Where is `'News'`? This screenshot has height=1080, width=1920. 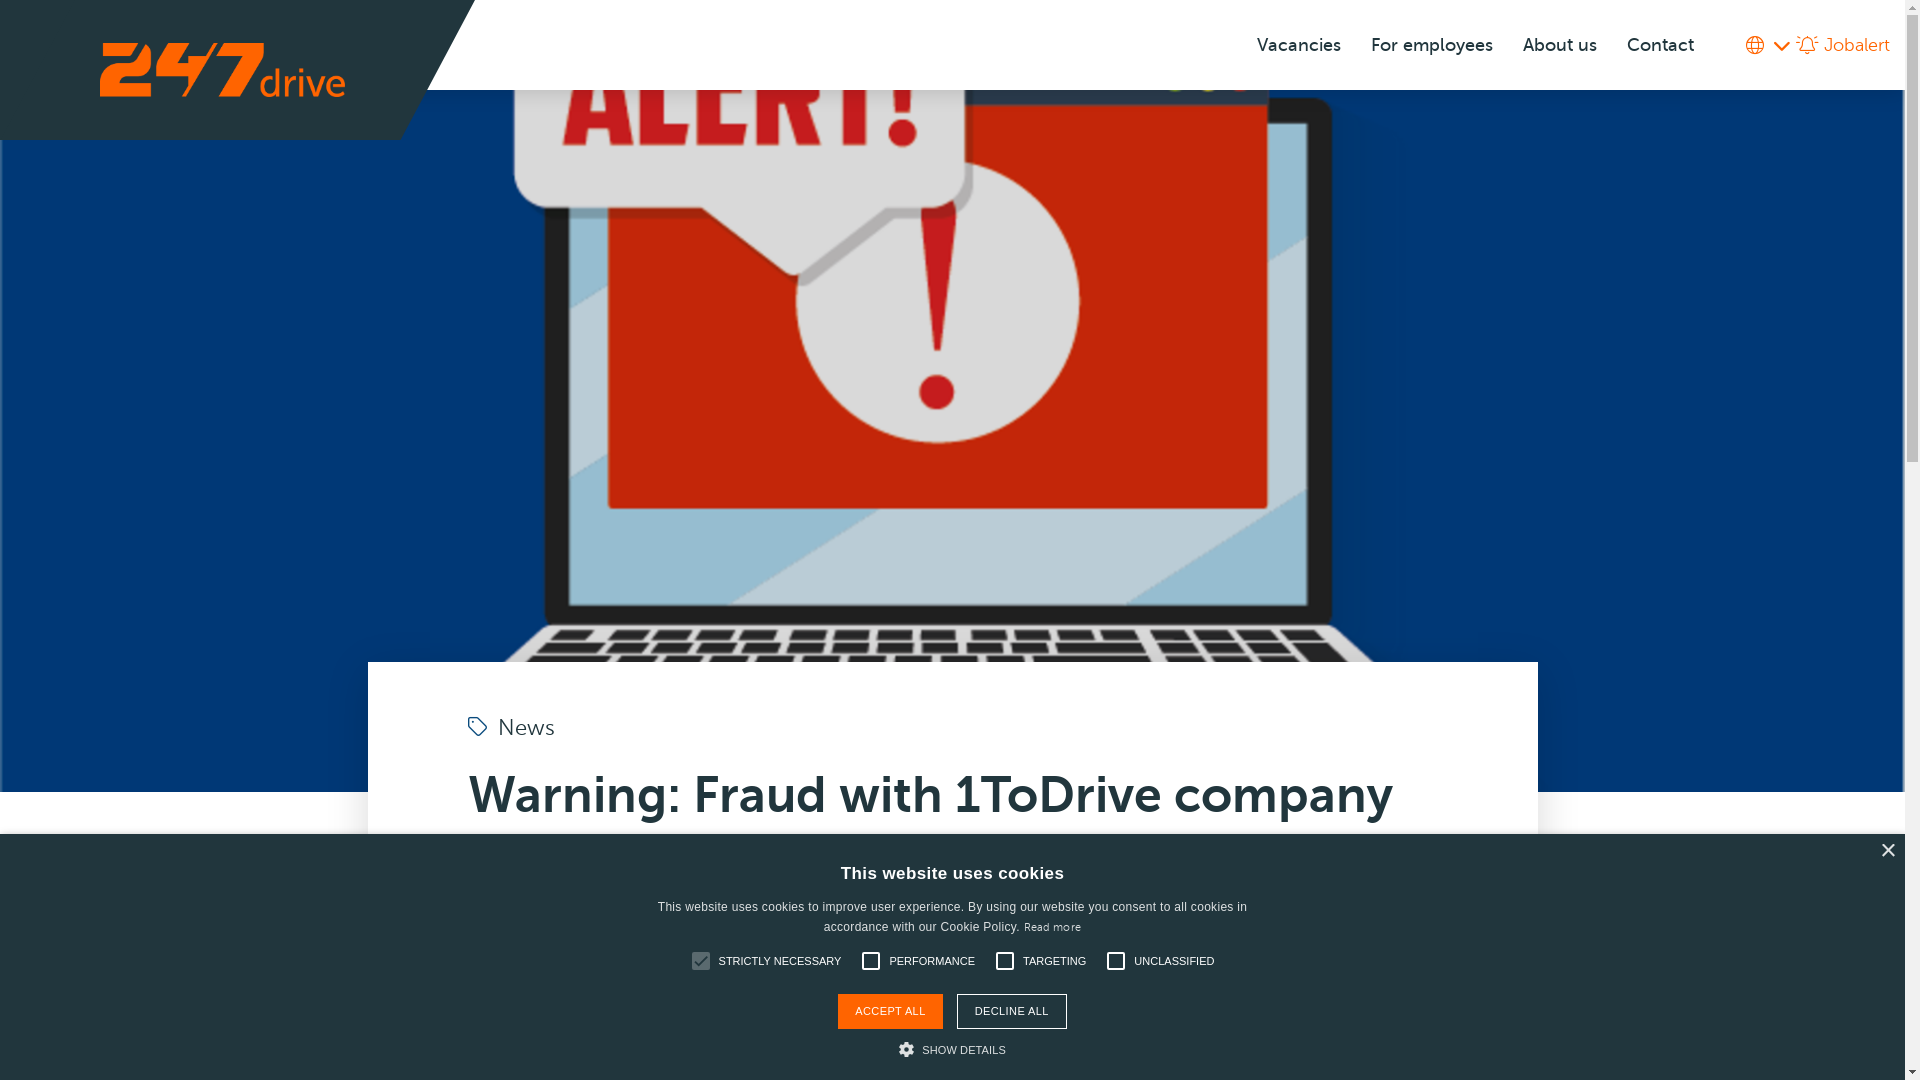
'News' is located at coordinates (511, 728).